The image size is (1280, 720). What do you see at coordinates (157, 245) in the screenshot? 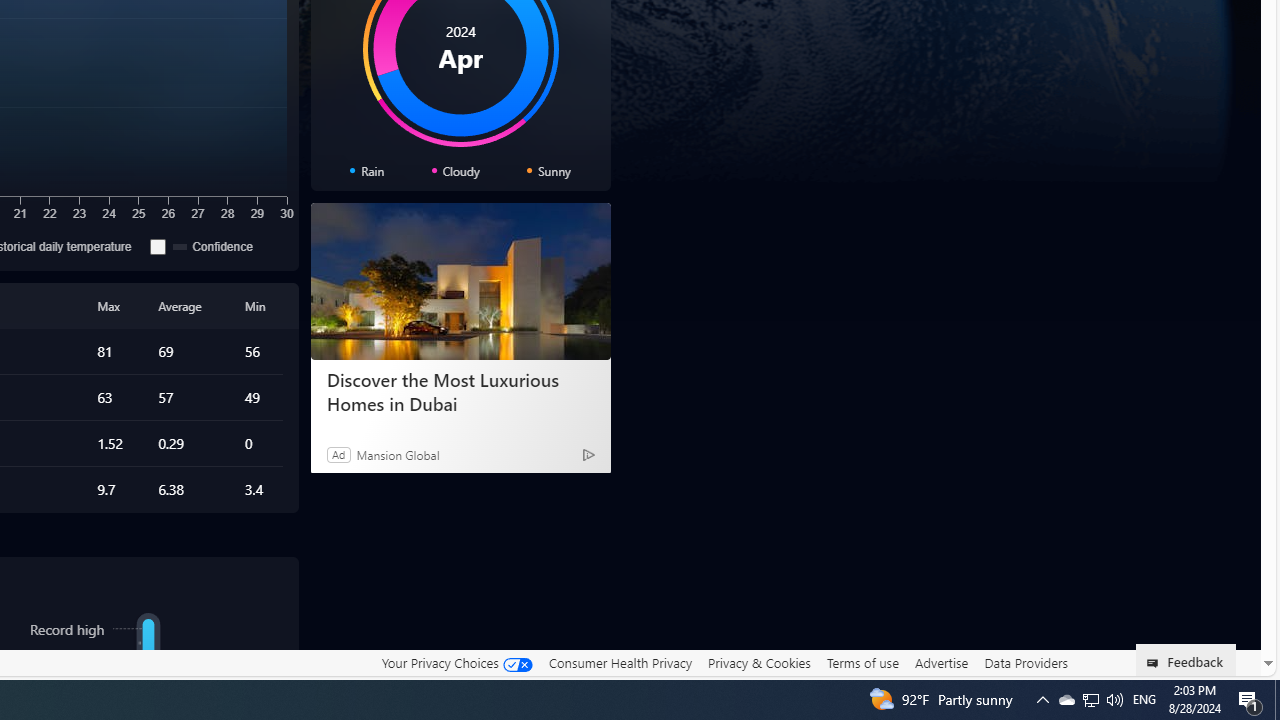
I see `'Confidence'` at bounding box center [157, 245].